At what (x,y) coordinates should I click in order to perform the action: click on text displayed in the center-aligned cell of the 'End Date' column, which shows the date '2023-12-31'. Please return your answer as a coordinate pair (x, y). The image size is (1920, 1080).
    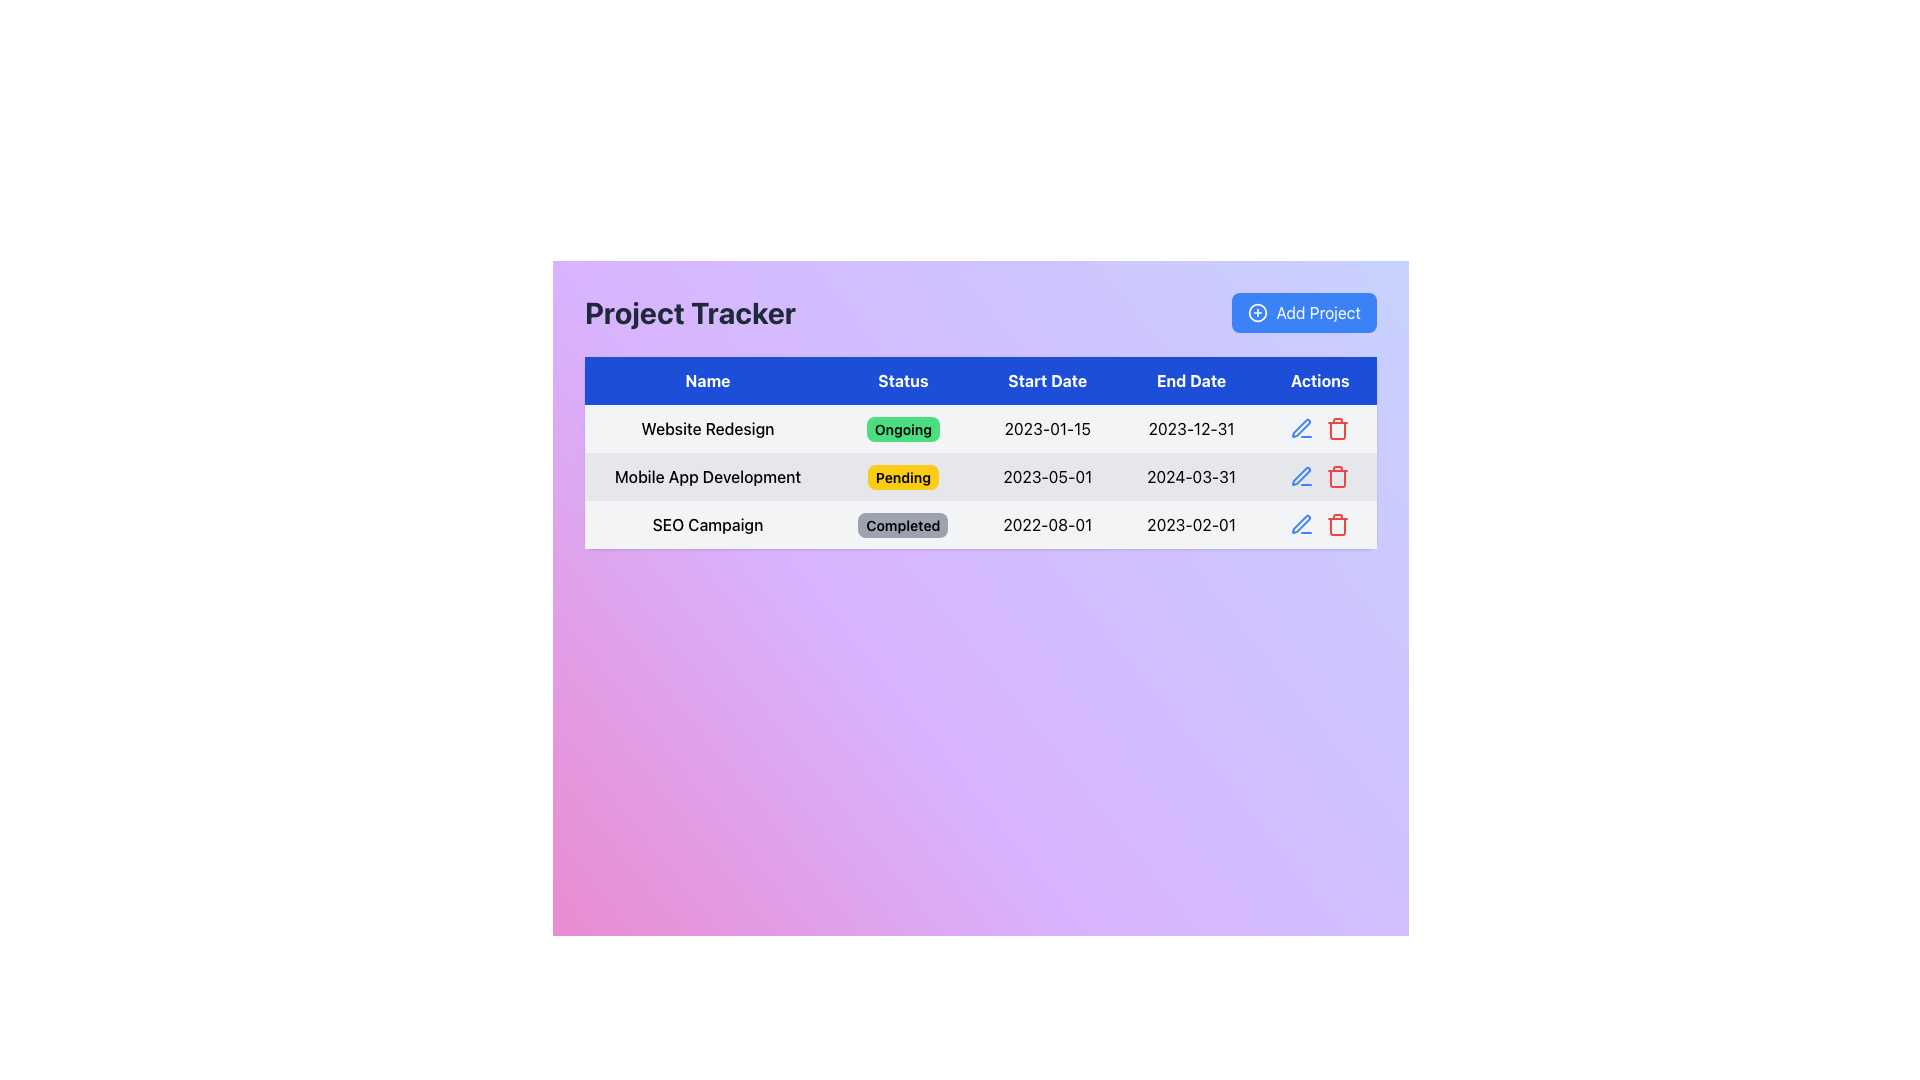
    Looking at the image, I should click on (1191, 427).